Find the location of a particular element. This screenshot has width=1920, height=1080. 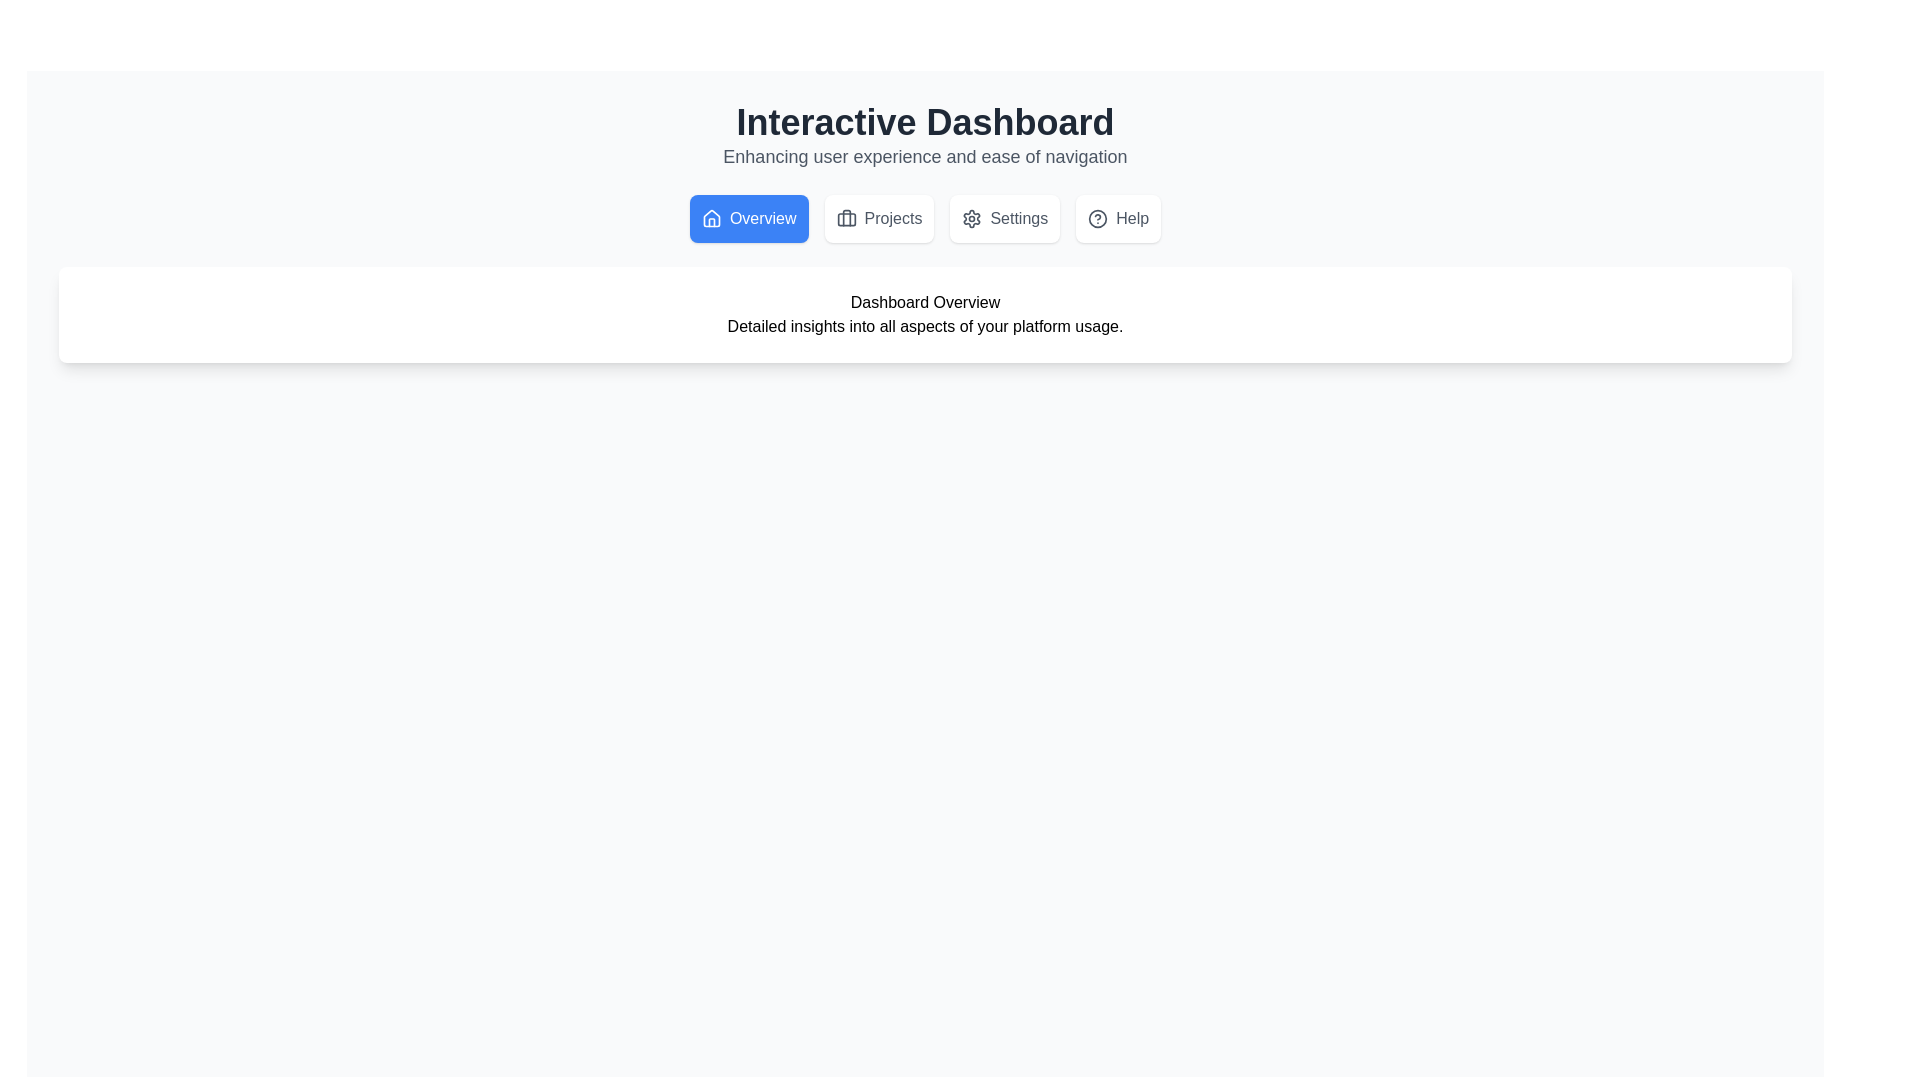

the 'Settings' text label next to the settings icon in the navigation bar is located at coordinates (1019, 219).